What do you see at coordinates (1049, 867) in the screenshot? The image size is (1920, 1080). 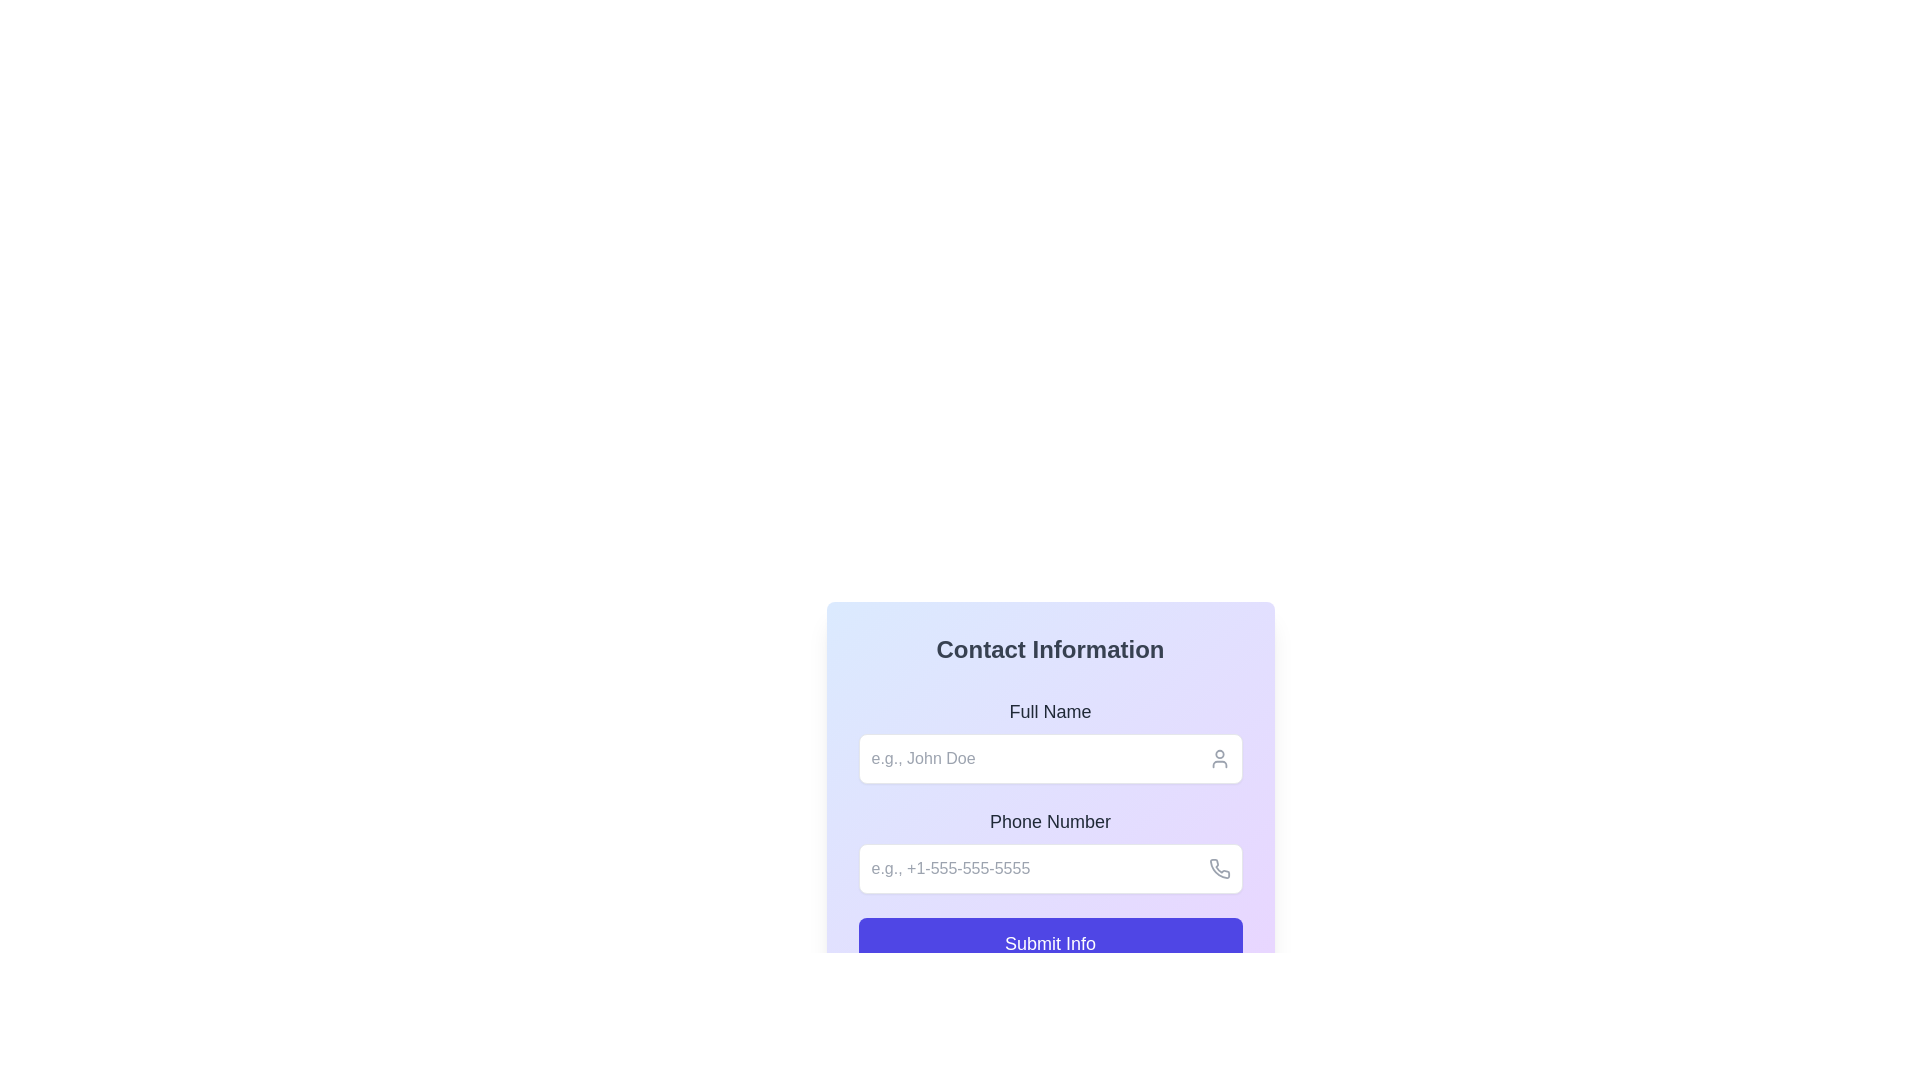 I see `and delete the content of the text input field styled with a light background and surrounded by a thin border, which has a placeholder text reading 'e.g., +1-555-555-5555'` at bounding box center [1049, 867].